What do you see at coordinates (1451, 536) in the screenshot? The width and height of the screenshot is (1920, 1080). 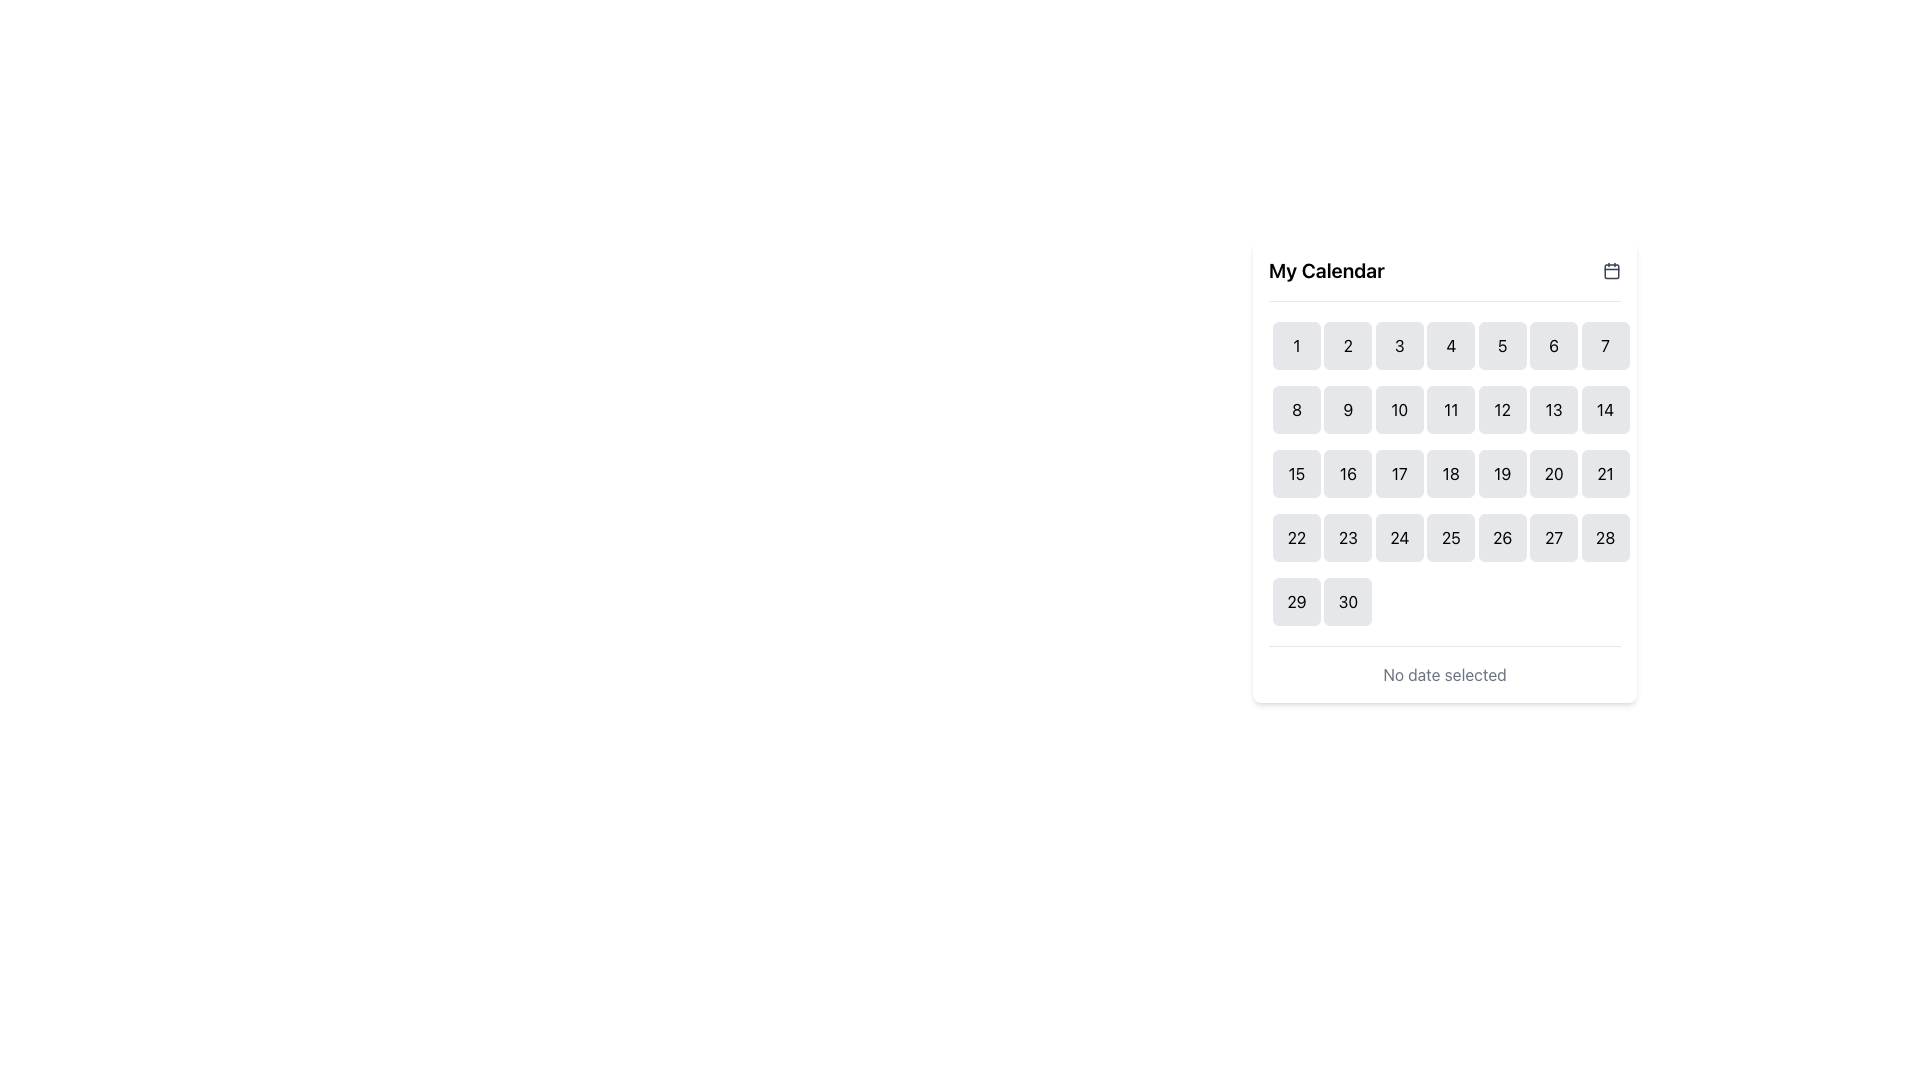 I see `the calendar cell representing the 25th day` at bounding box center [1451, 536].